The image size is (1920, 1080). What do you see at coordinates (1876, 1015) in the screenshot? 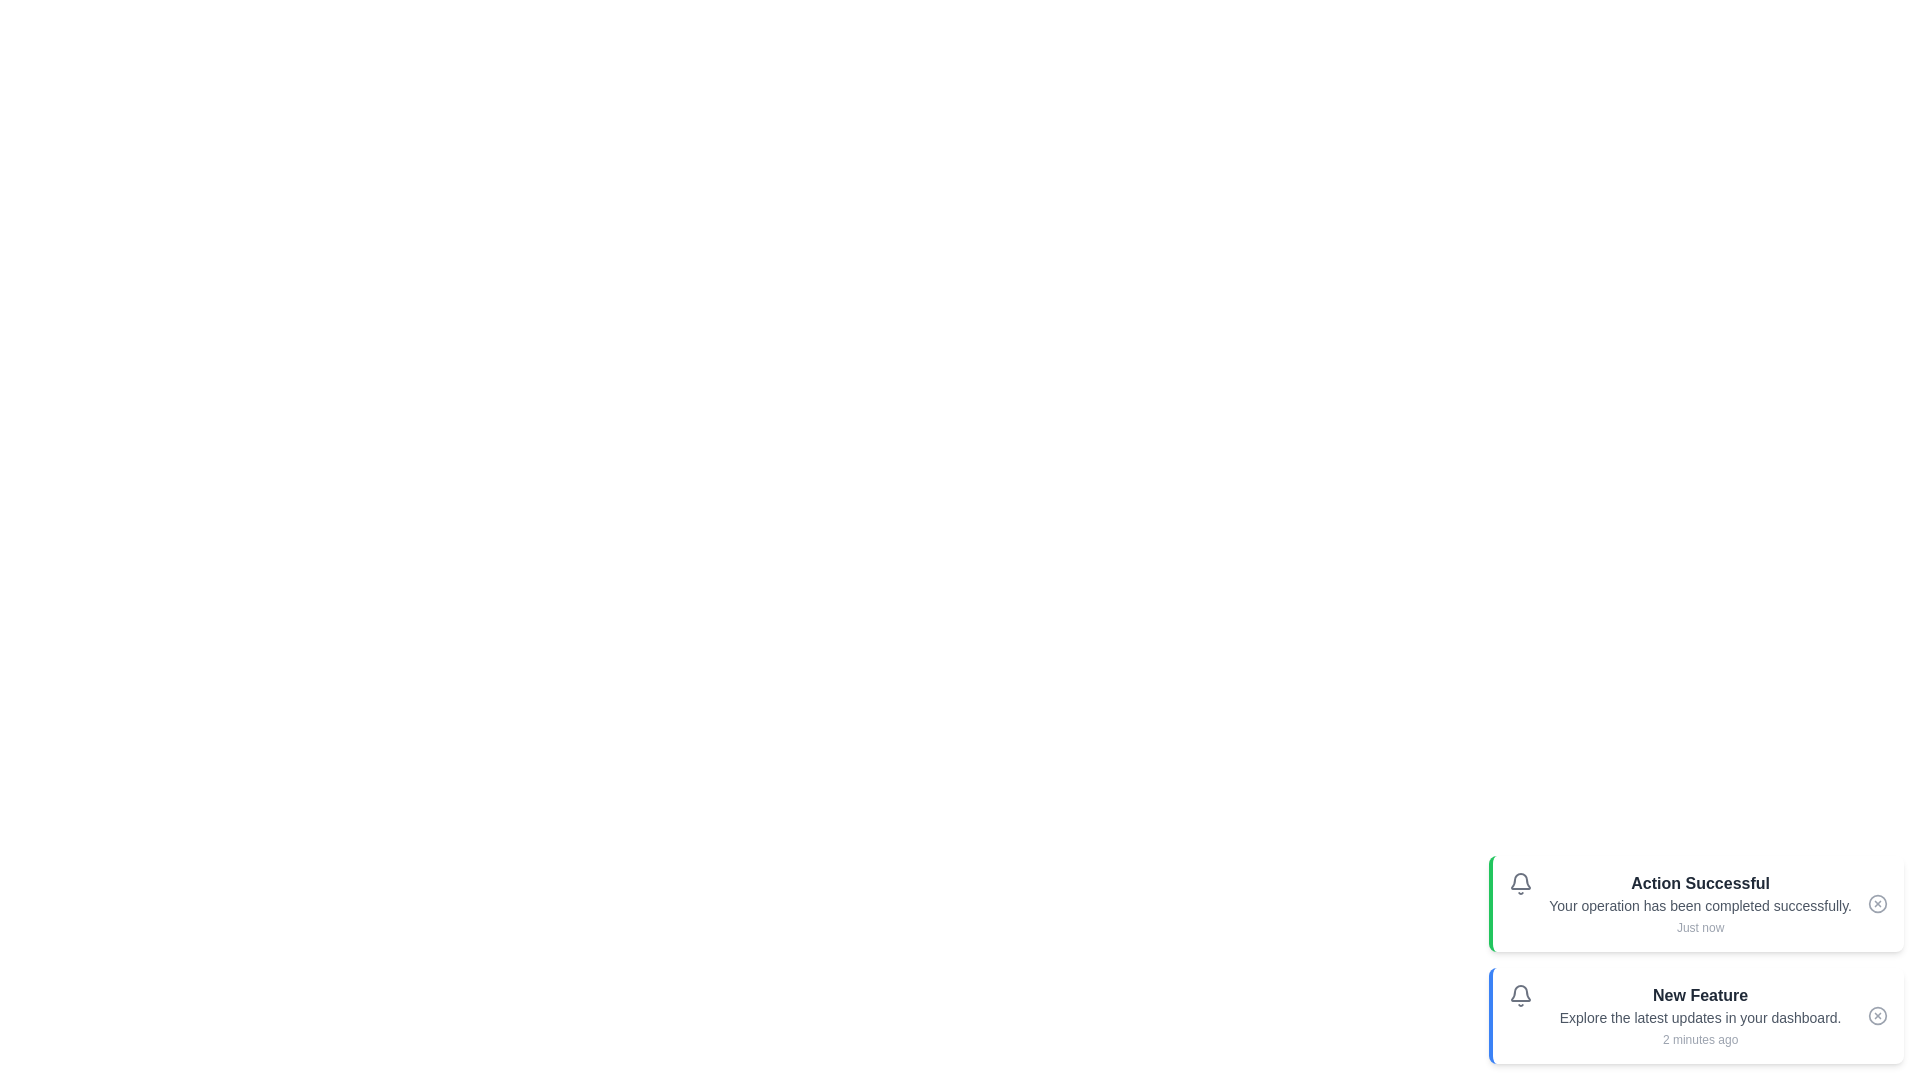
I see `the circular dismissal button with a gray border and 'X' marker located in the bottom-right corner of the notification card titled 'New Feature'` at bounding box center [1876, 1015].